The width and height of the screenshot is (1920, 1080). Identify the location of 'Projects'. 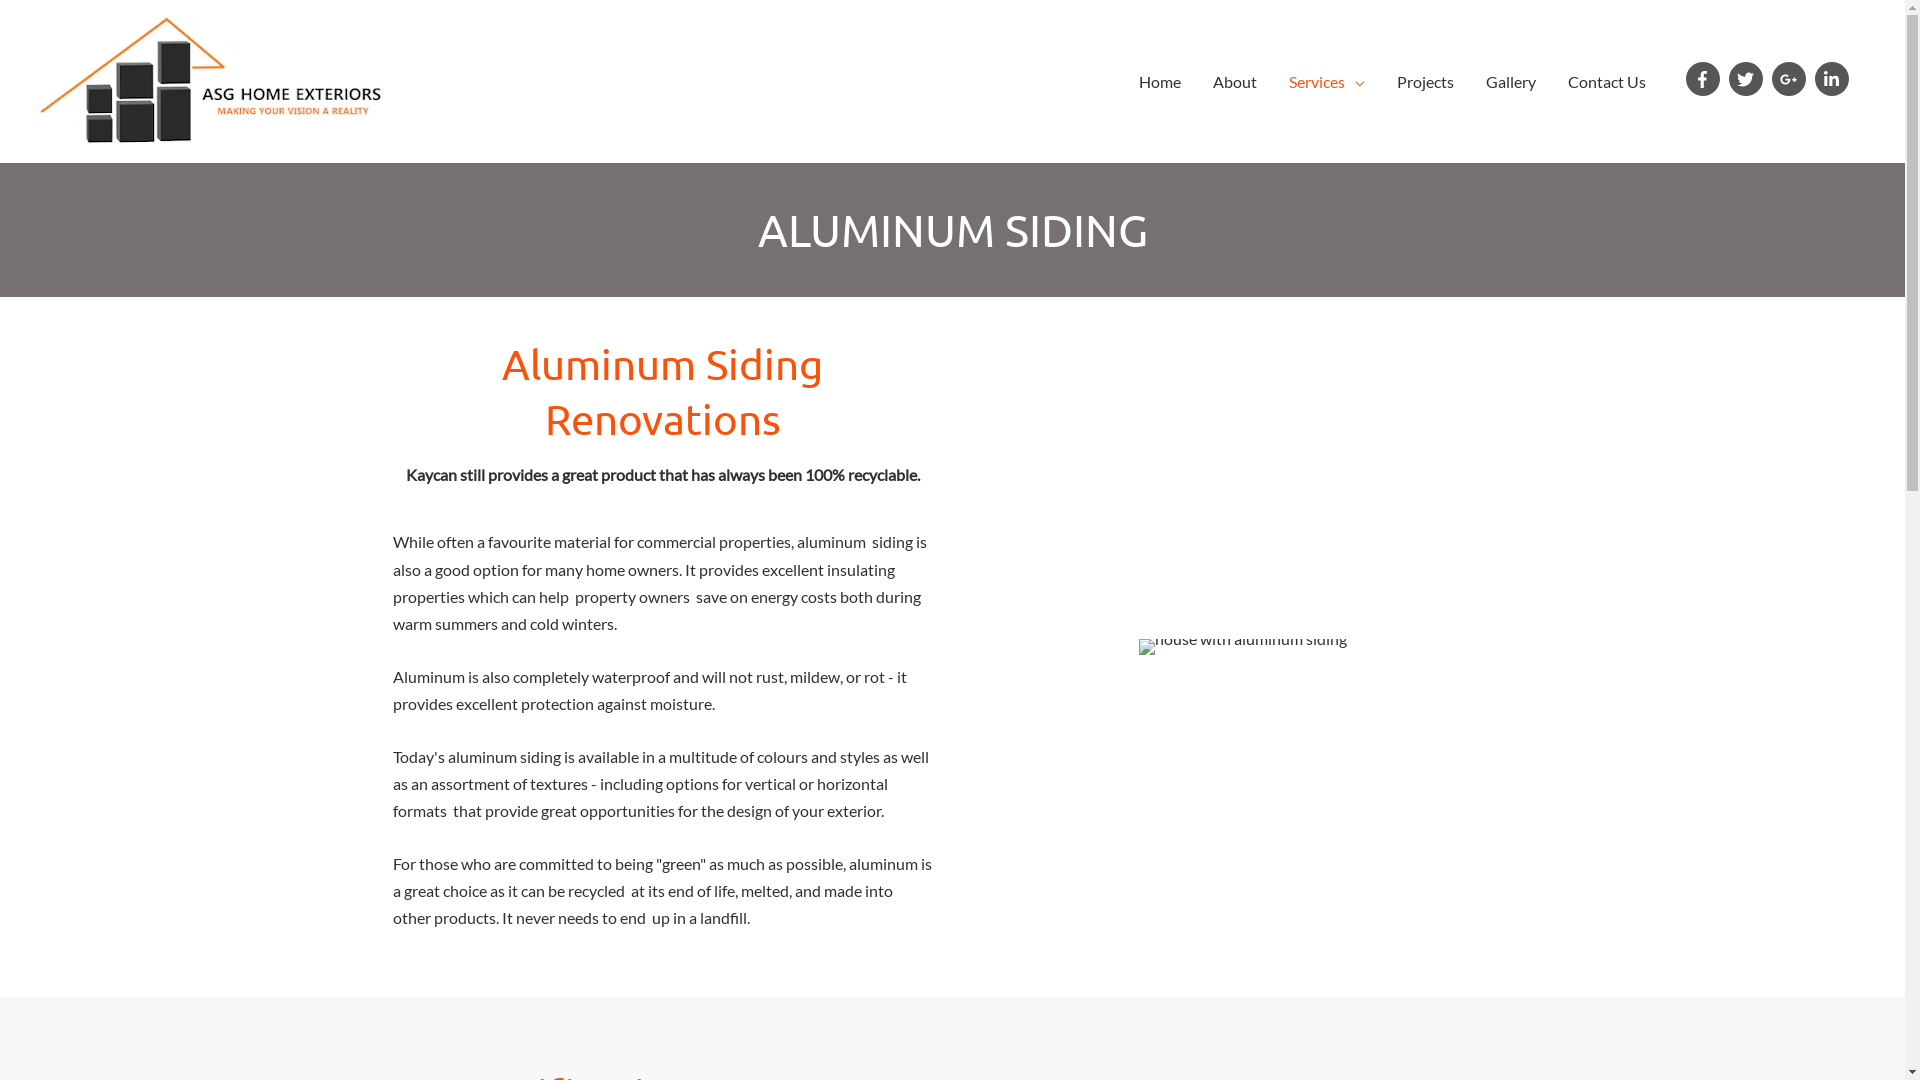
(1424, 80).